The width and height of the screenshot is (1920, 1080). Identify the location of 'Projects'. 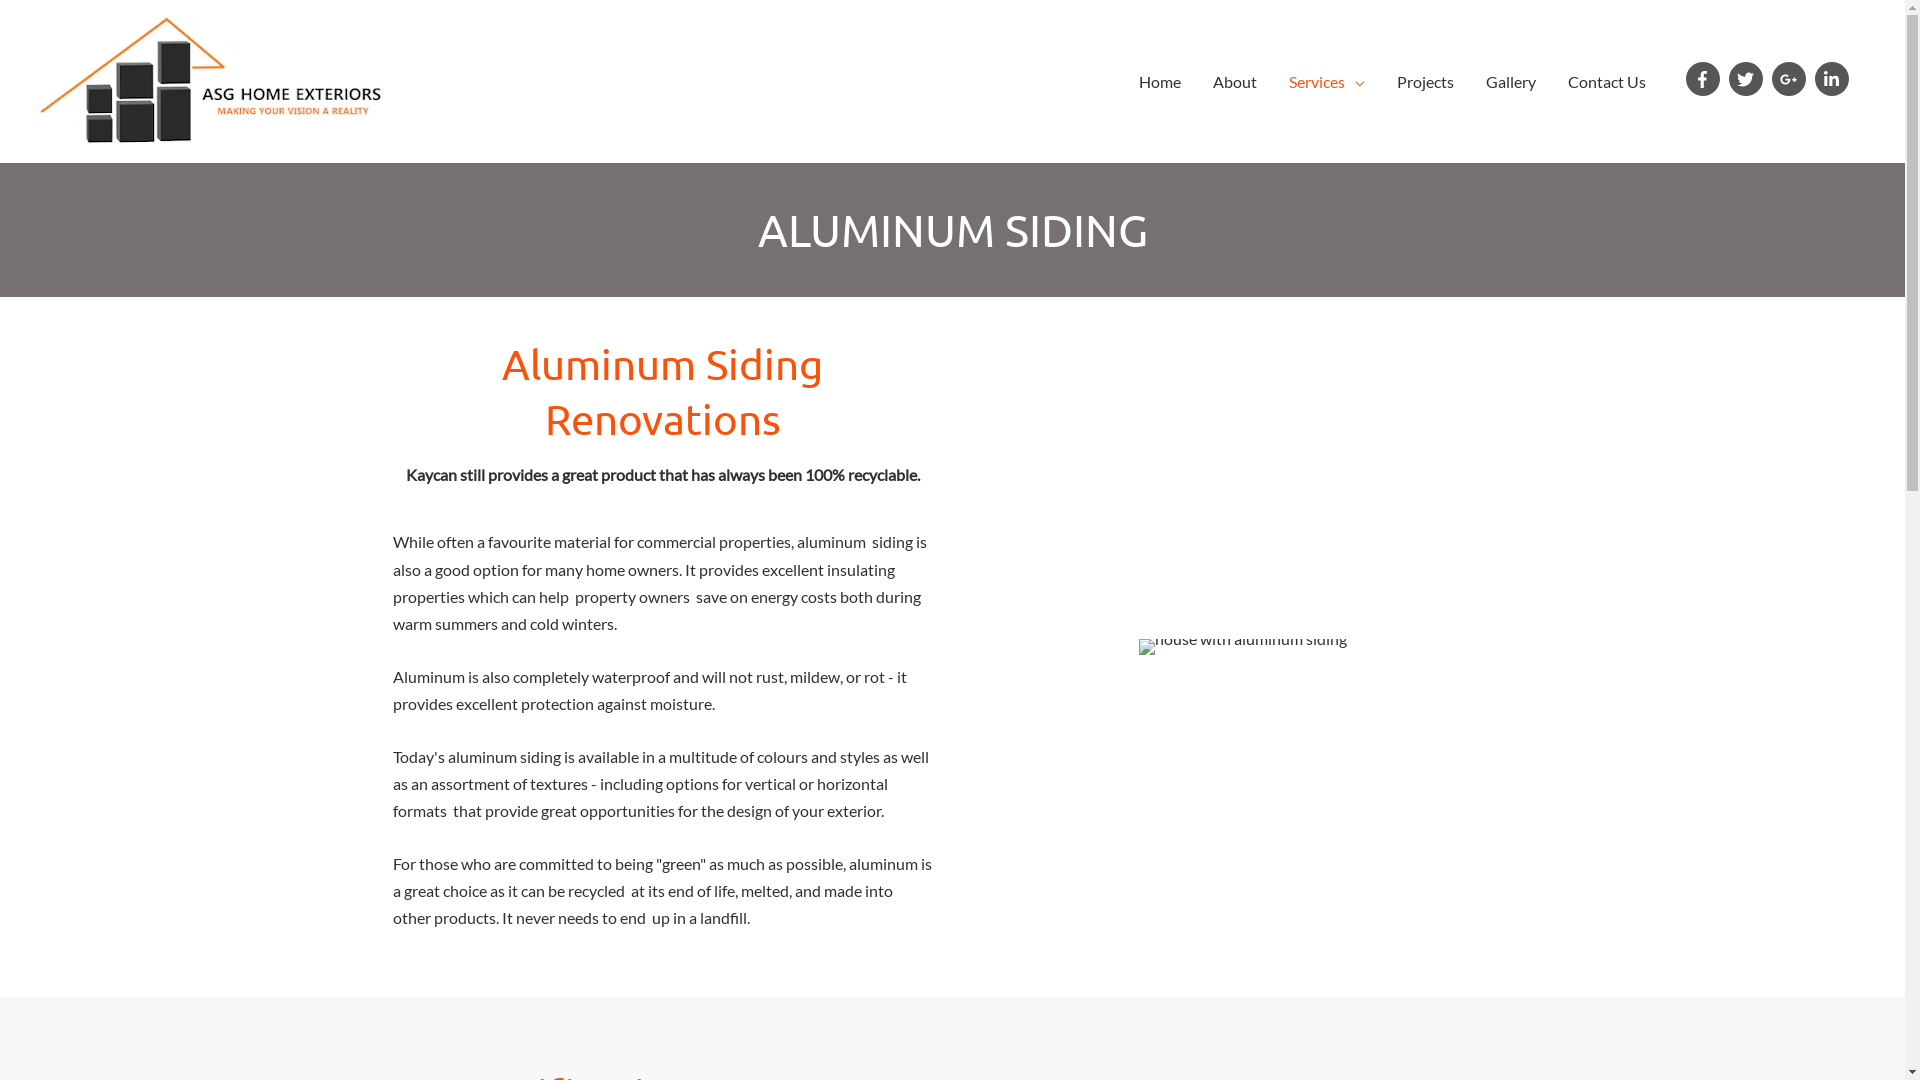
(1424, 80).